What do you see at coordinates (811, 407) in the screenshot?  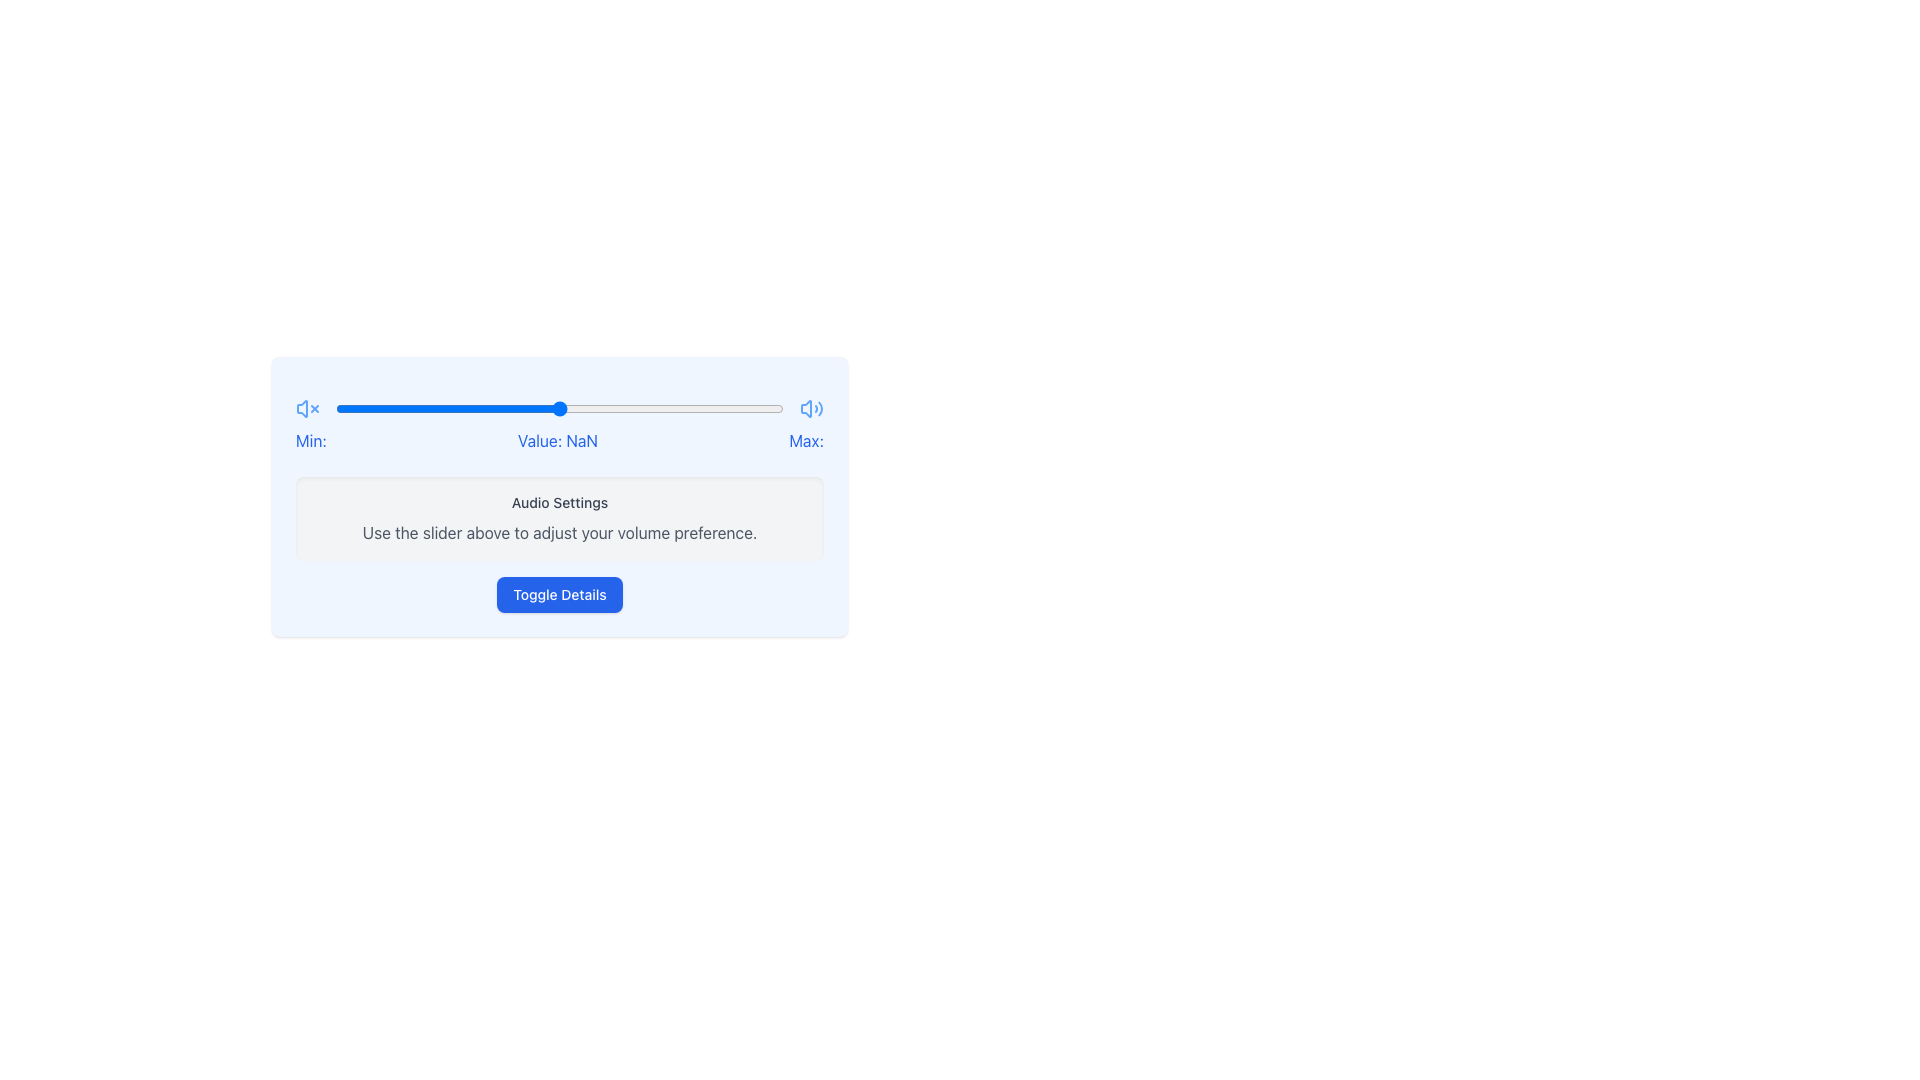 I see `the speaker icon that represents sound output, located at the far right end of the audio control panel` at bounding box center [811, 407].